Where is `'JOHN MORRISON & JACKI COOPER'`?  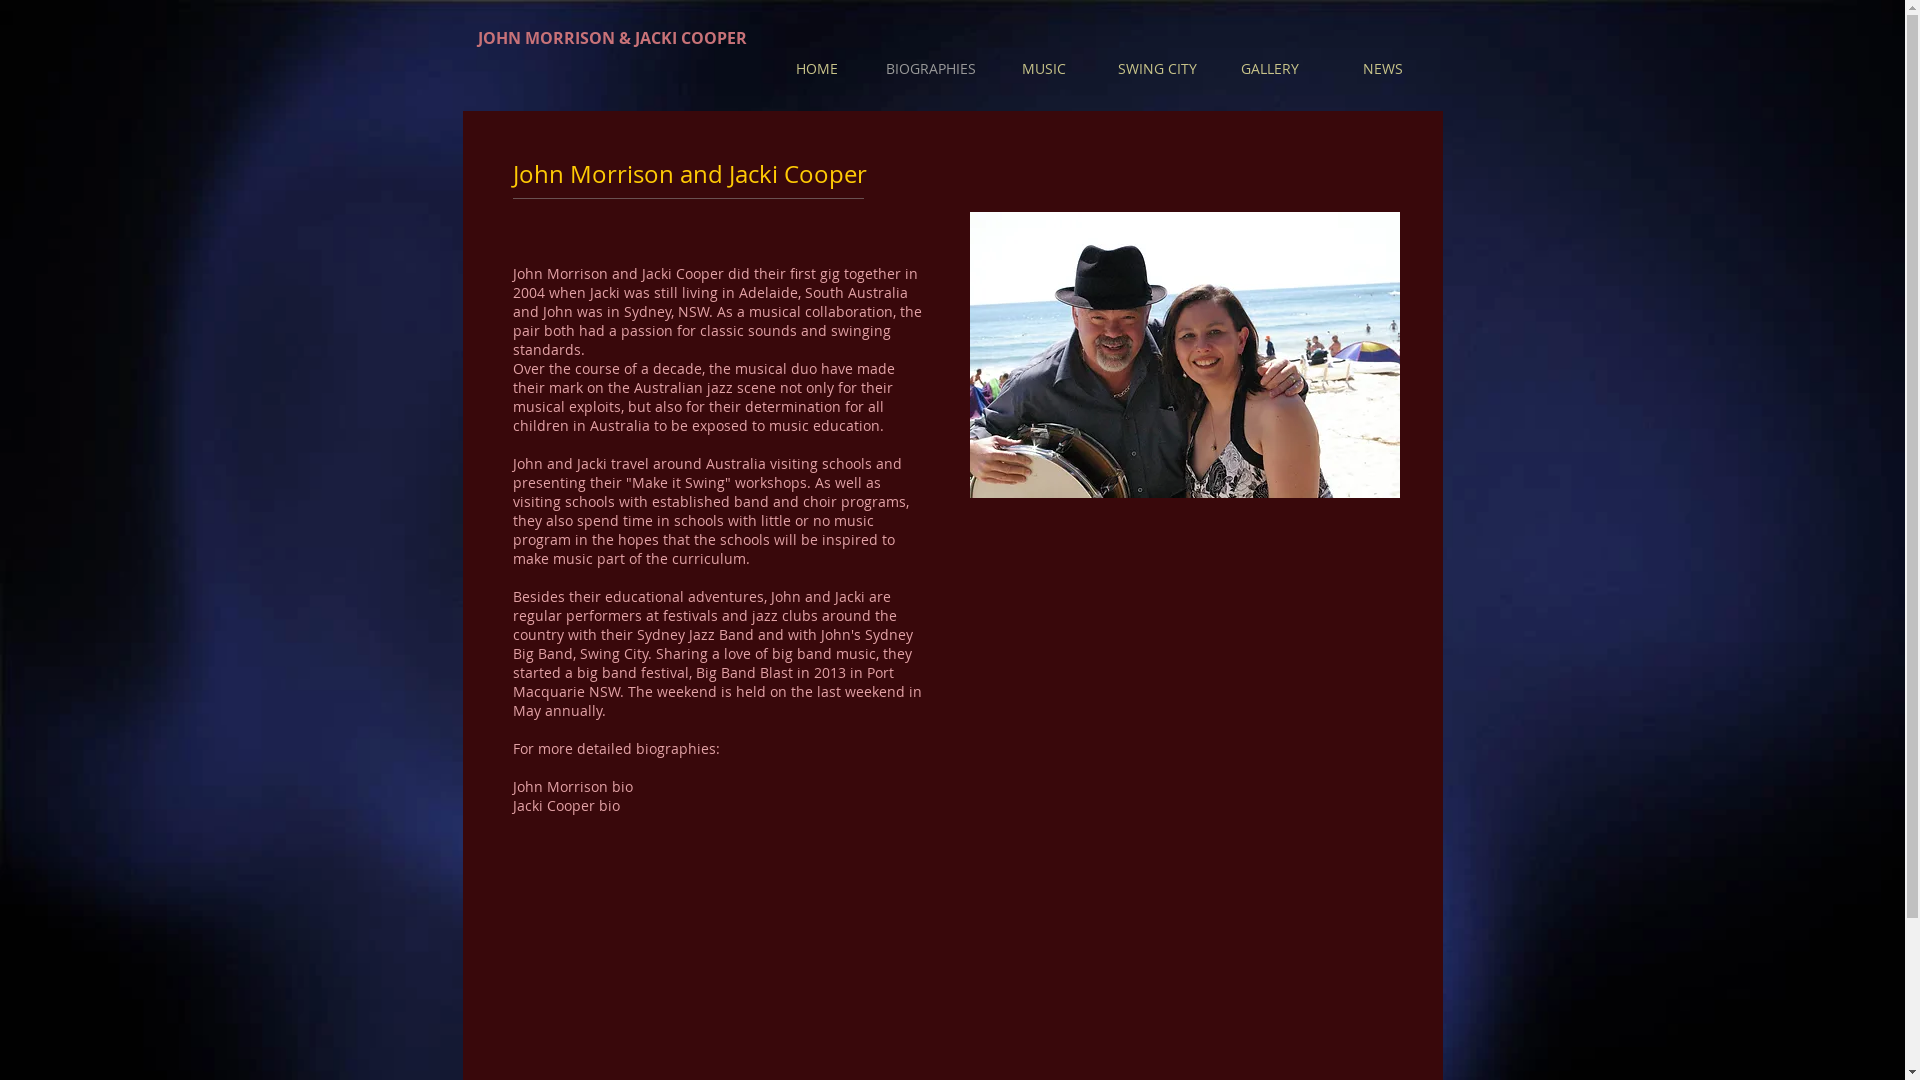
'JOHN MORRISON & JACKI COOPER' is located at coordinates (611, 38).